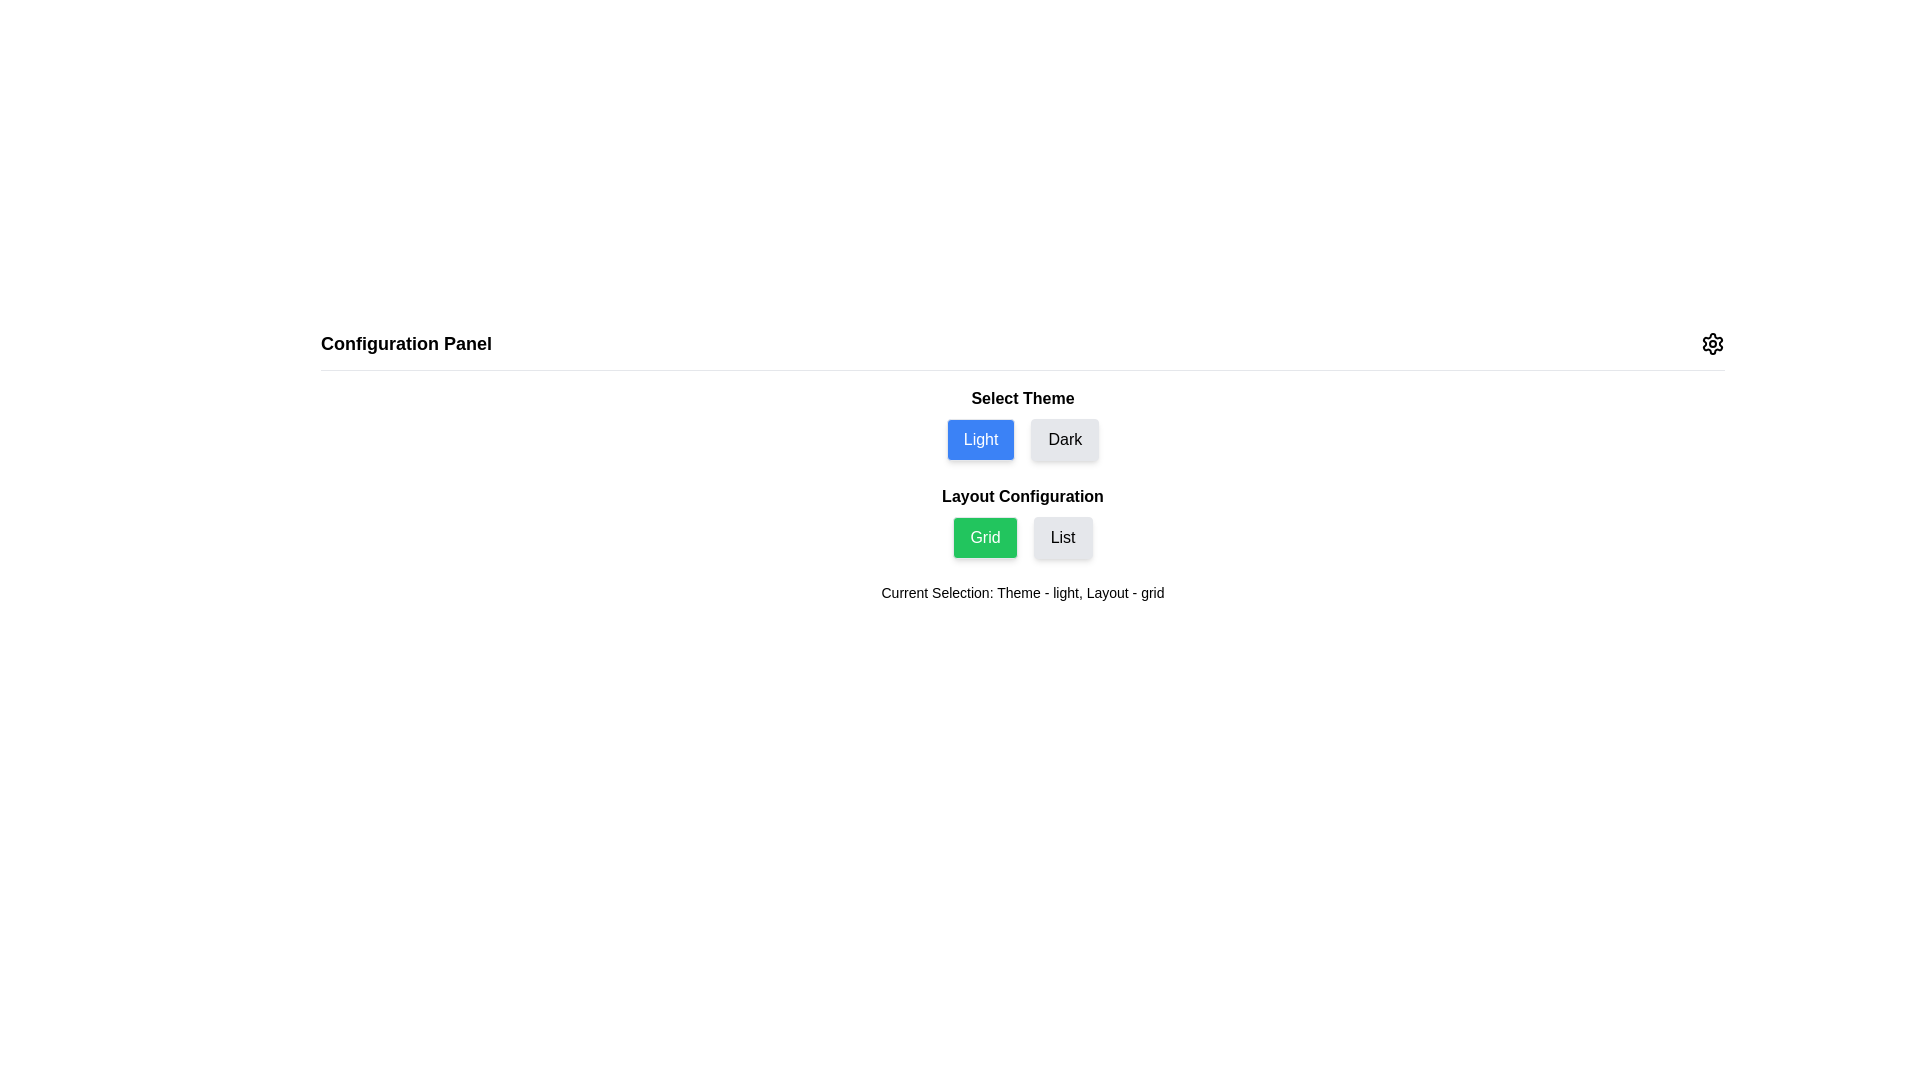 This screenshot has width=1920, height=1080. I want to click on the 'Grid' or 'List' button in the Toggle Button Group under the 'Layout Configuration' heading, so click(1022, 520).